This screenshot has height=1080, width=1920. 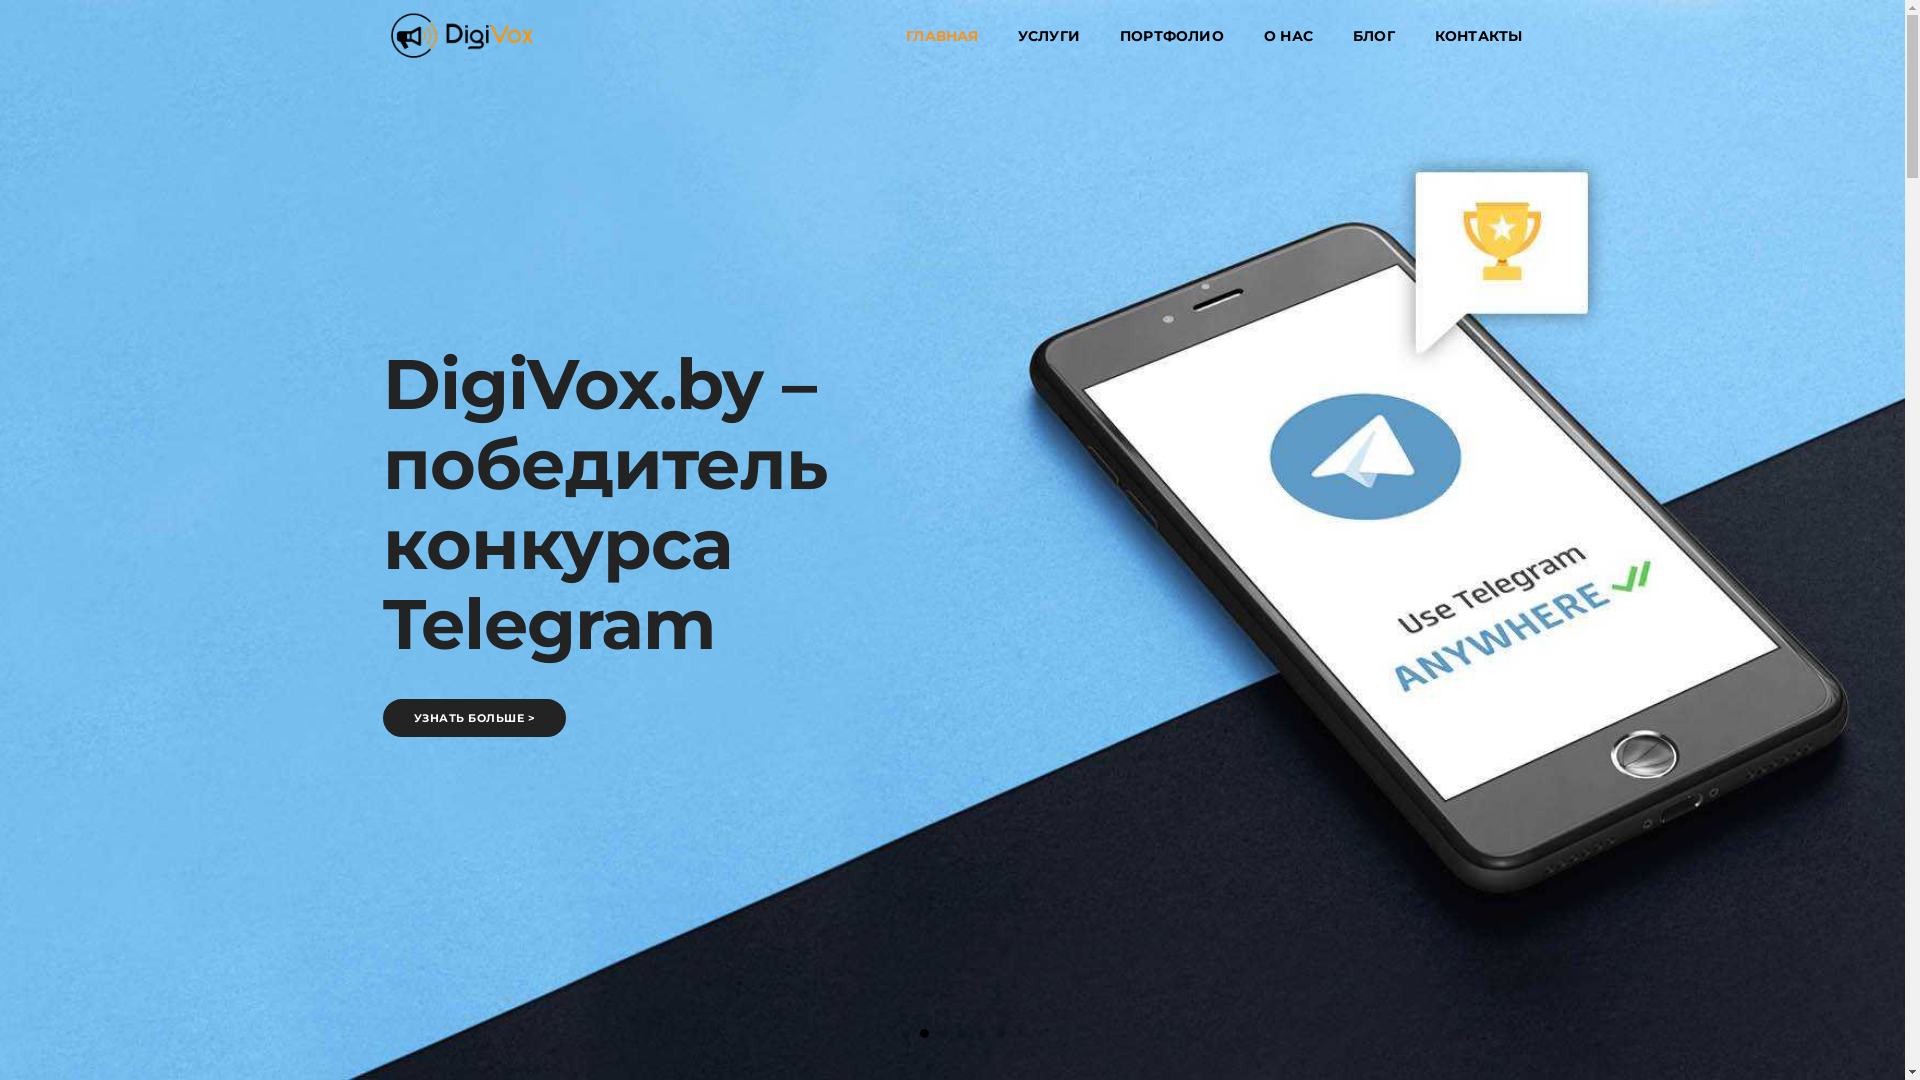 What do you see at coordinates (459, 34) in the screenshot?
I see `'digivox.by'` at bounding box center [459, 34].